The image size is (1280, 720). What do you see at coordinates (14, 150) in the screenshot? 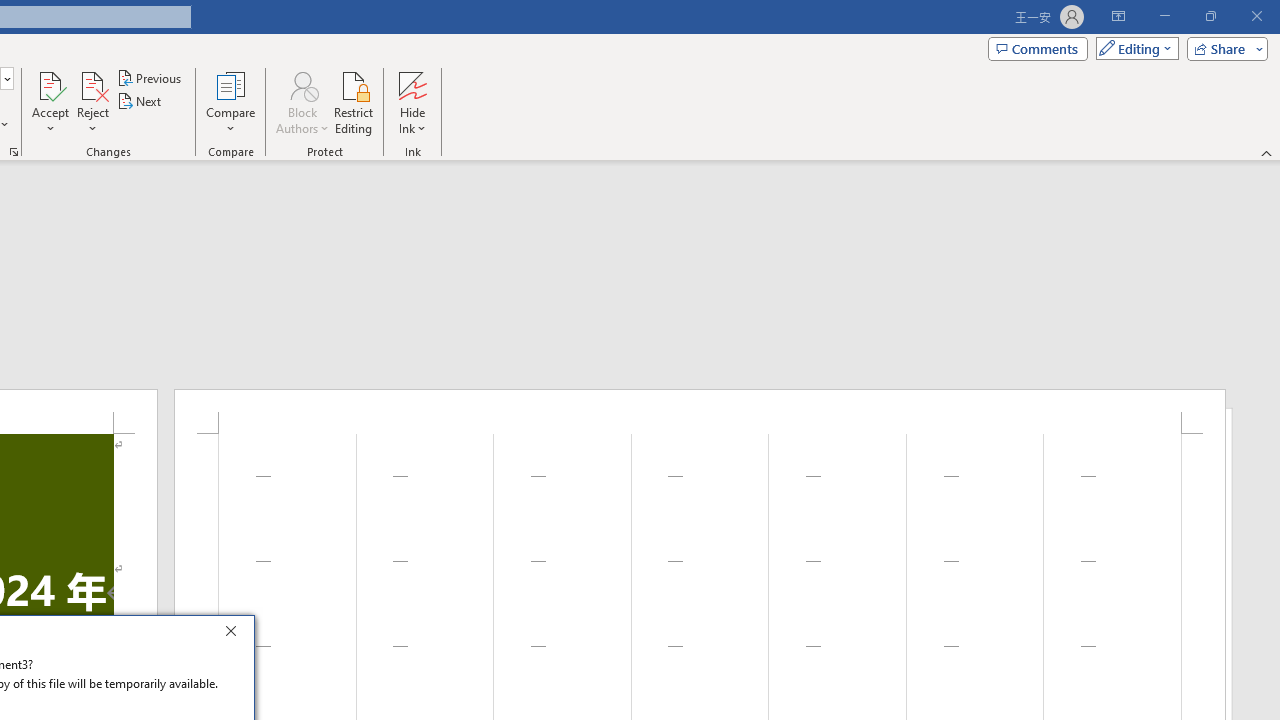
I see `'Change Tracking Options...'` at bounding box center [14, 150].